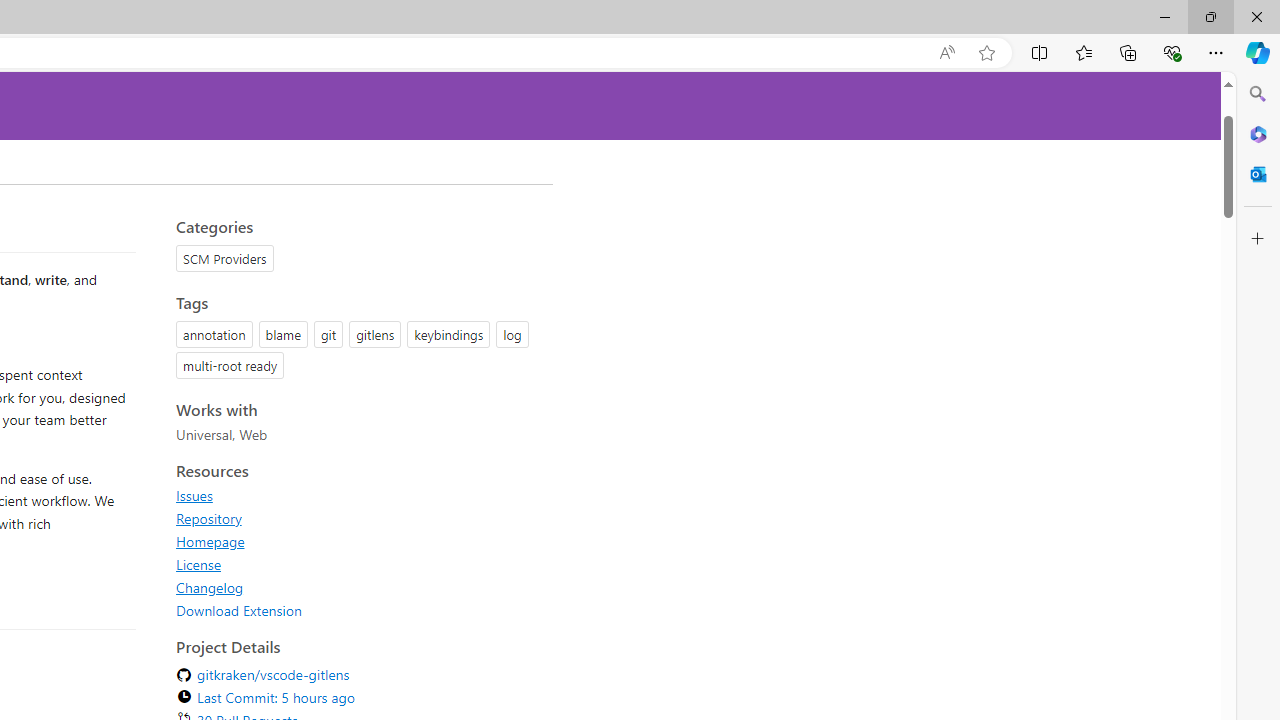 The image size is (1280, 720). What do you see at coordinates (194, 495) in the screenshot?
I see `'Issues'` at bounding box center [194, 495].